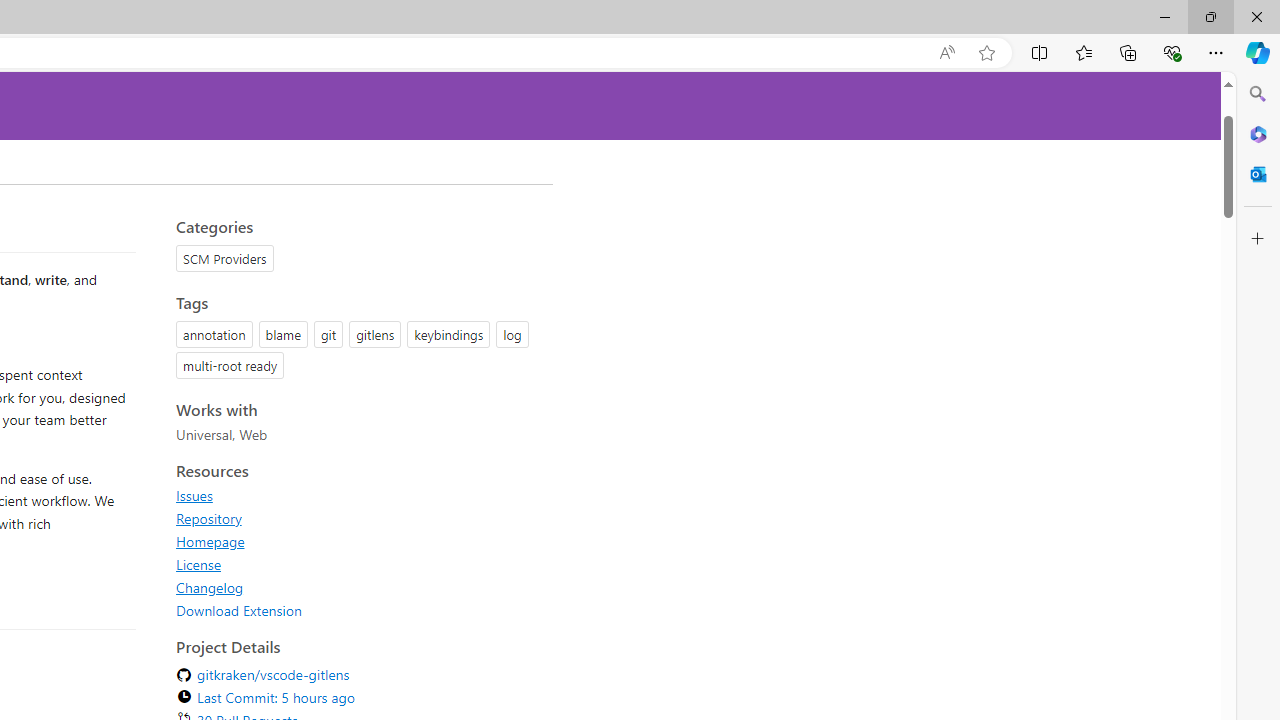 The image size is (1280, 720). What do you see at coordinates (194, 495) in the screenshot?
I see `'Issues'` at bounding box center [194, 495].